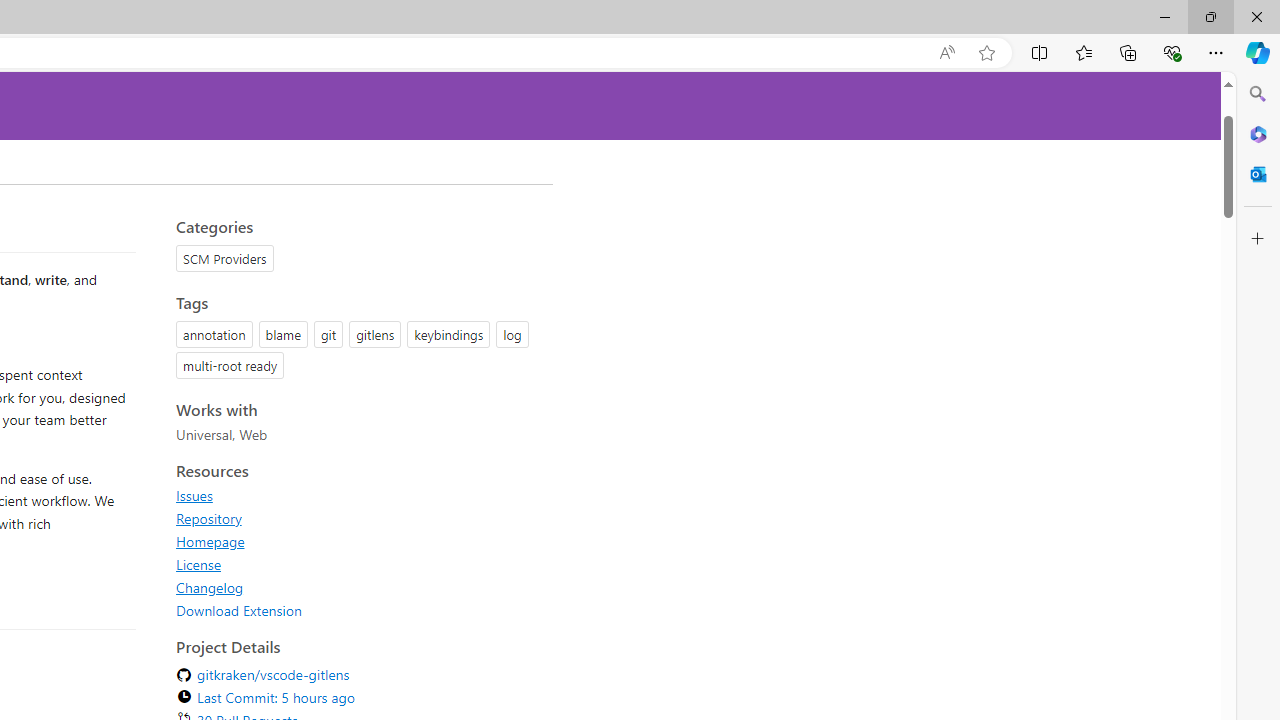 The image size is (1280, 720). What do you see at coordinates (194, 495) in the screenshot?
I see `'Issues'` at bounding box center [194, 495].